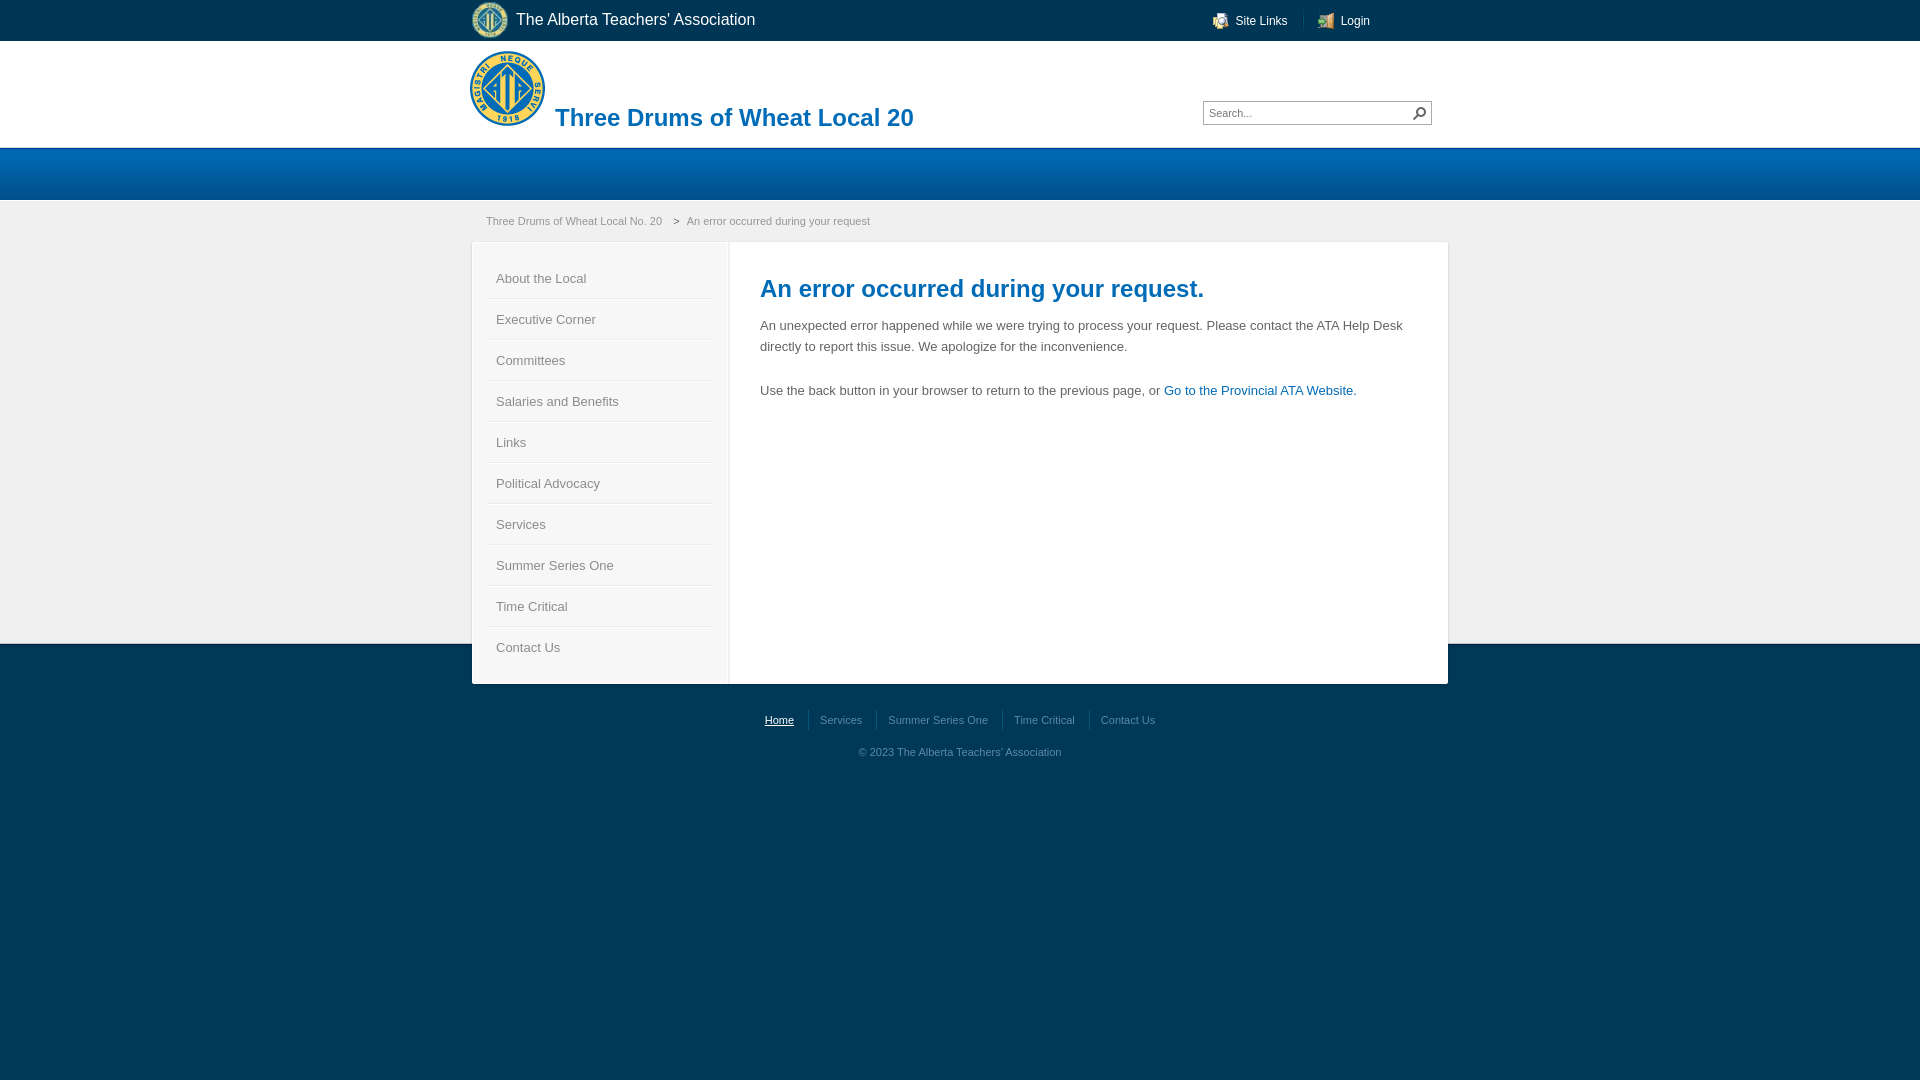 This screenshot has width=1920, height=1080. What do you see at coordinates (733, 117) in the screenshot?
I see `'Three Drums of Wheat Local 20'` at bounding box center [733, 117].